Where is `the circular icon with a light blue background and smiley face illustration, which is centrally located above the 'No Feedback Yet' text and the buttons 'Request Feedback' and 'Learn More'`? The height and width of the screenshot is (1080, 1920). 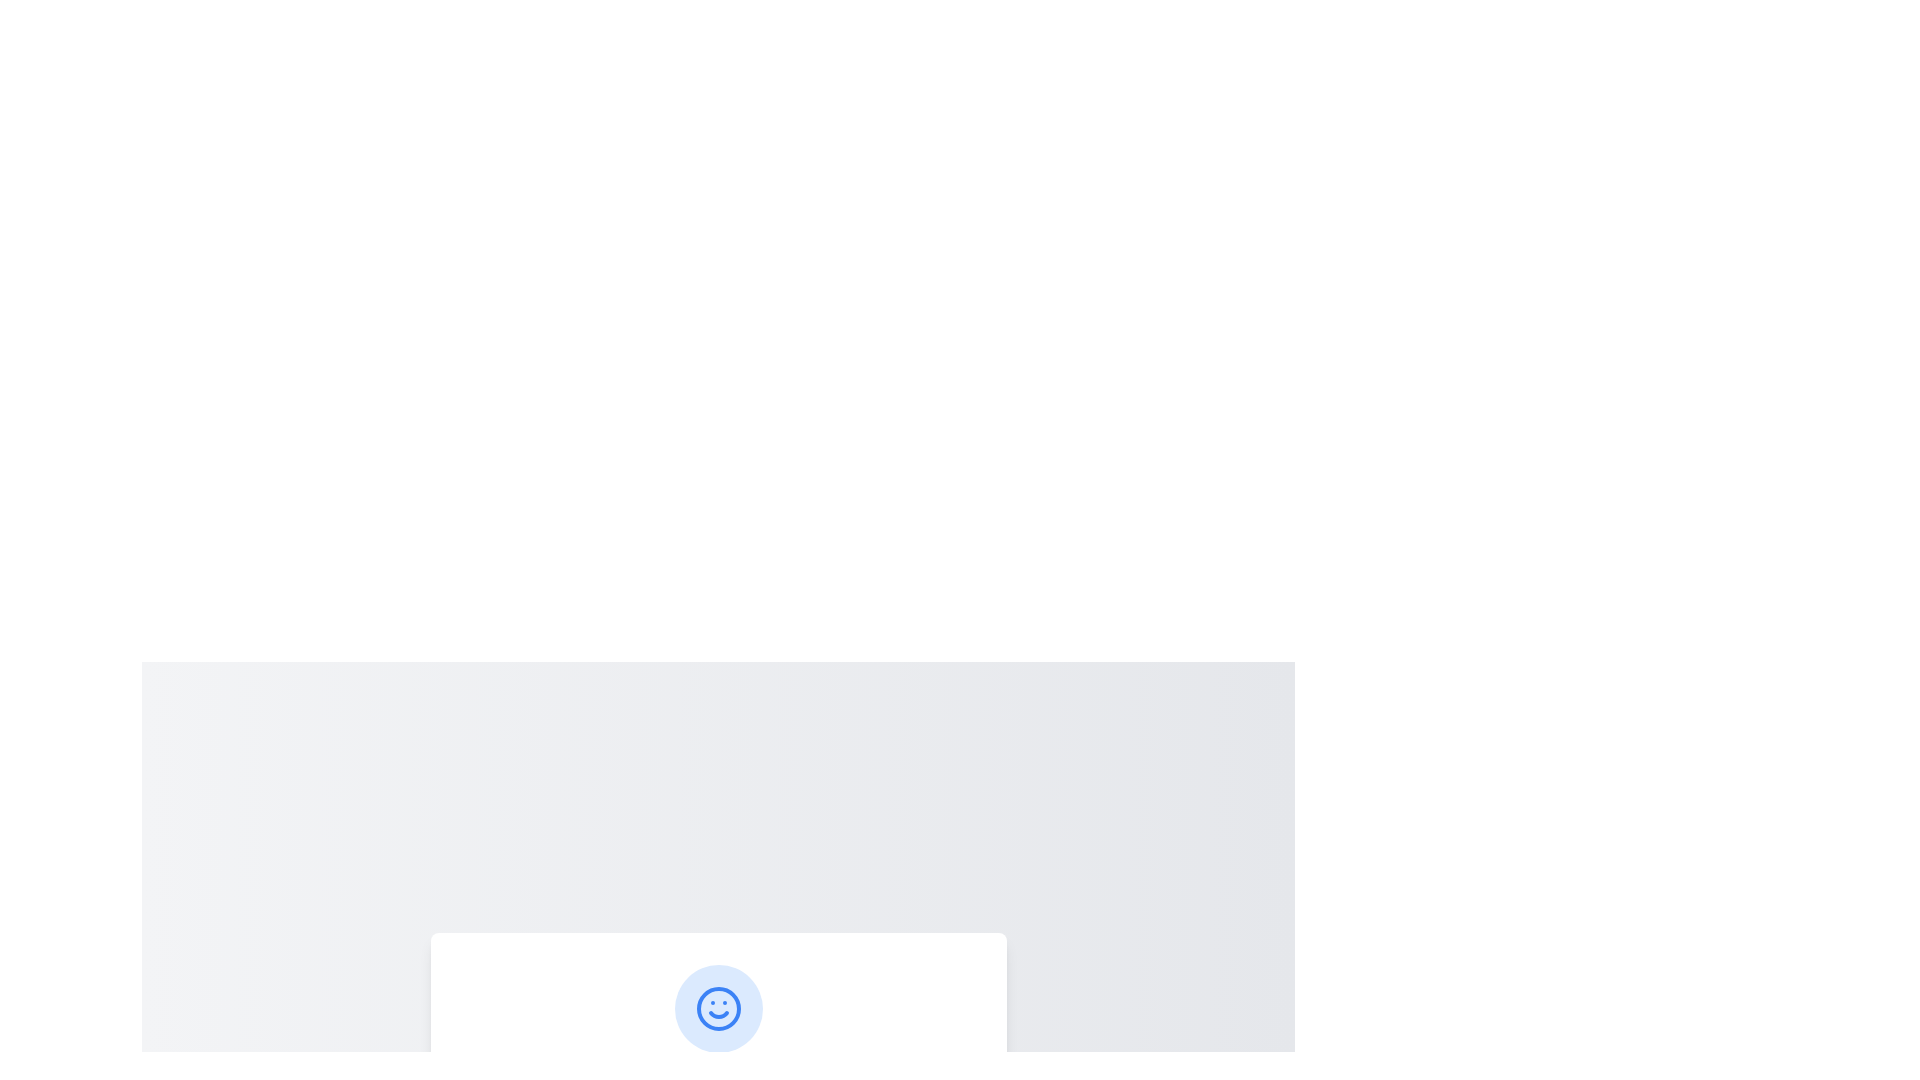
the circular icon with a light blue background and smiley face illustration, which is centrally located above the 'No Feedback Yet' text and the buttons 'Request Feedback' and 'Learn More' is located at coordinates (718, 1009).